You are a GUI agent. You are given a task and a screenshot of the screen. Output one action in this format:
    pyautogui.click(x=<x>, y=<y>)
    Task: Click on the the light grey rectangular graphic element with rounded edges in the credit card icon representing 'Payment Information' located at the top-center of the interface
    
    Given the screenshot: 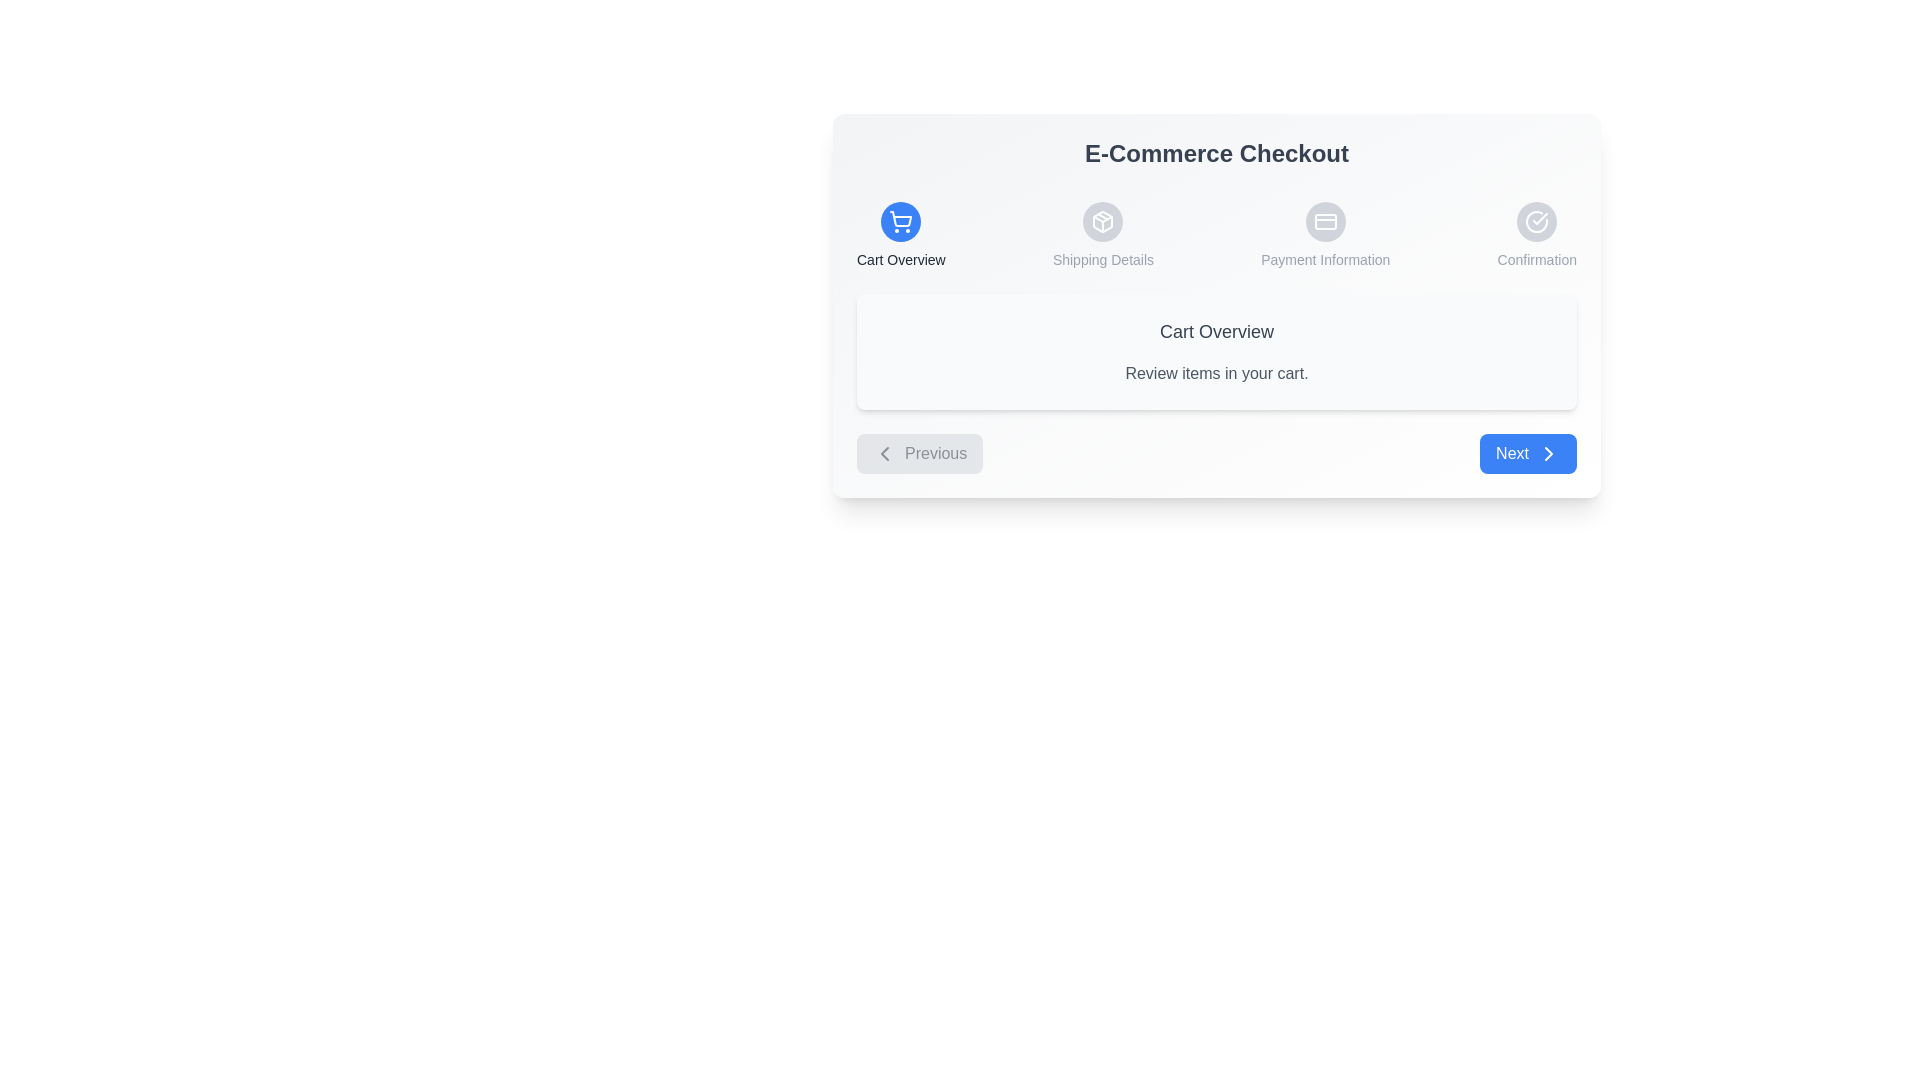 What is the action you would take?
    pyautogui.click(x=1325, y=222)
    